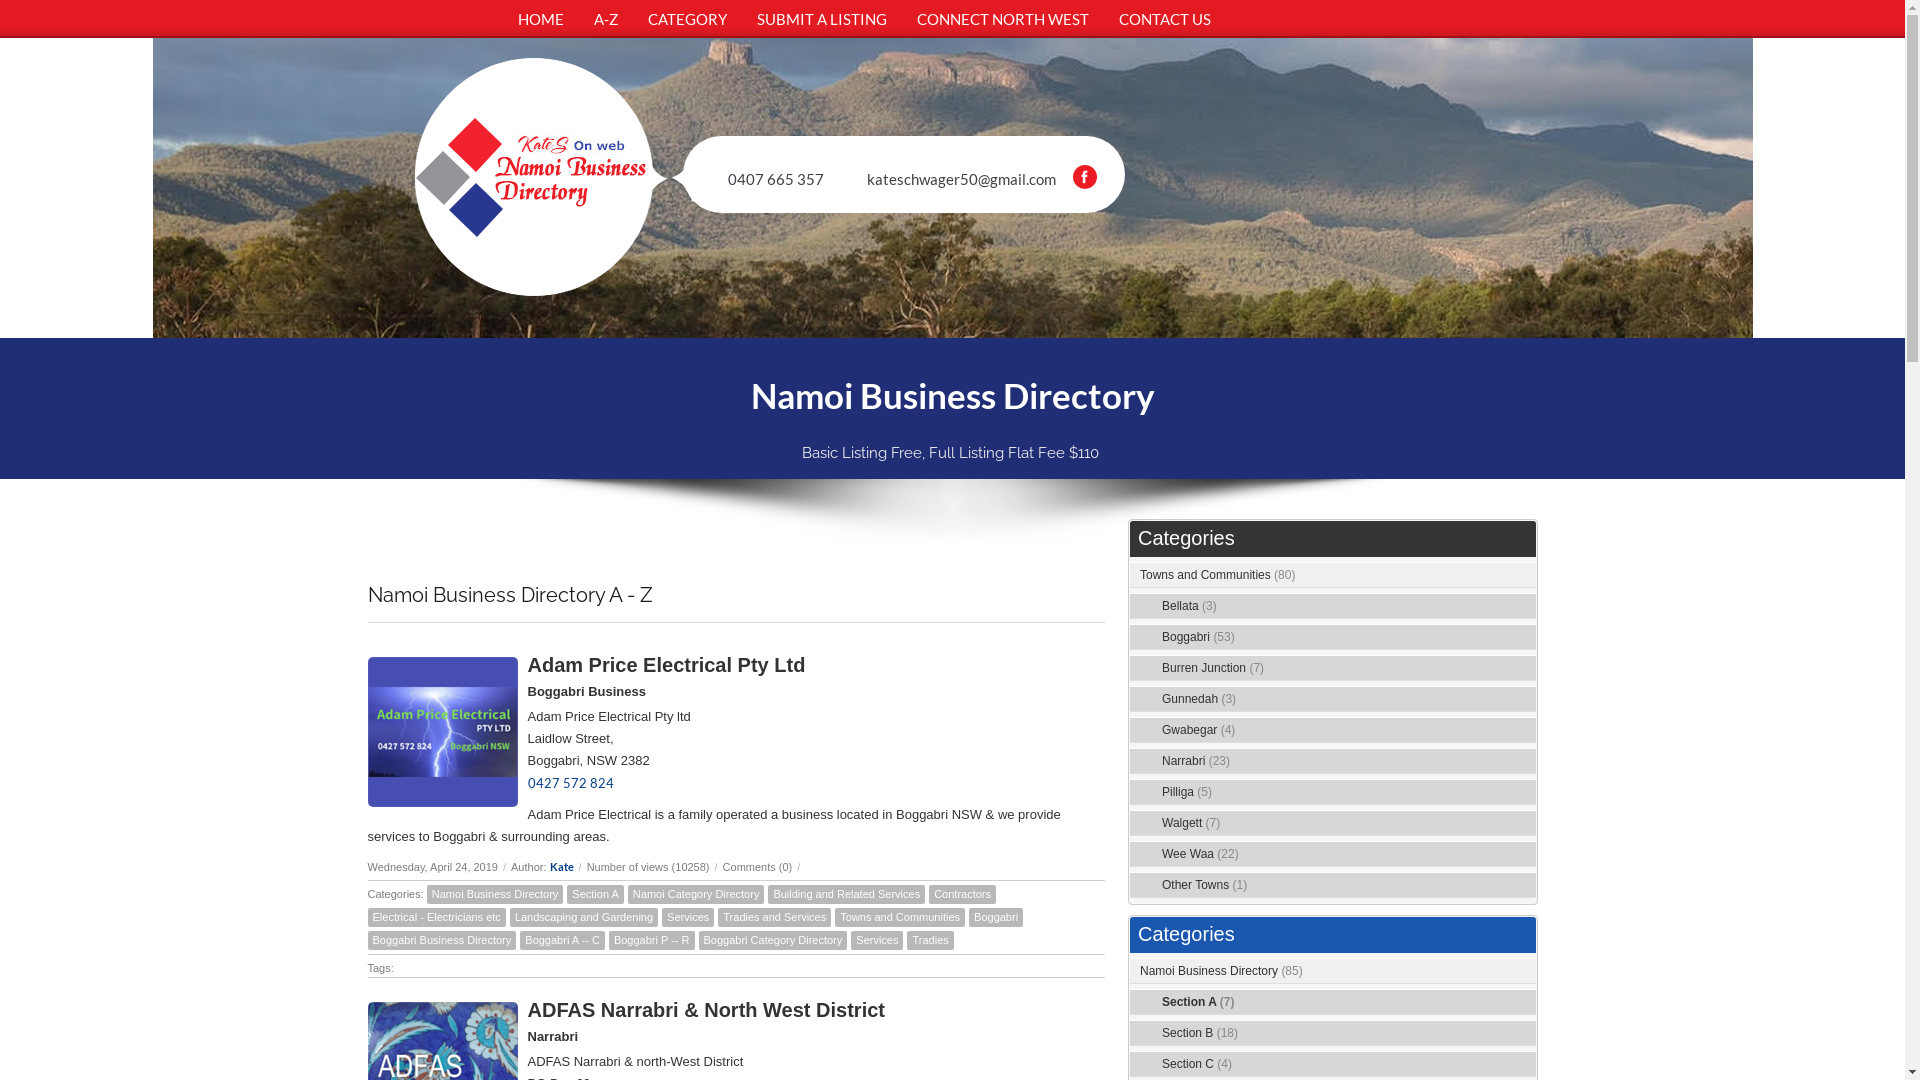 The width and height of the screenshot is (1920, 1080). Describe the element at coordinates (1196, 1063) in the screenshot. I see `'Section C (4)'` at that location.